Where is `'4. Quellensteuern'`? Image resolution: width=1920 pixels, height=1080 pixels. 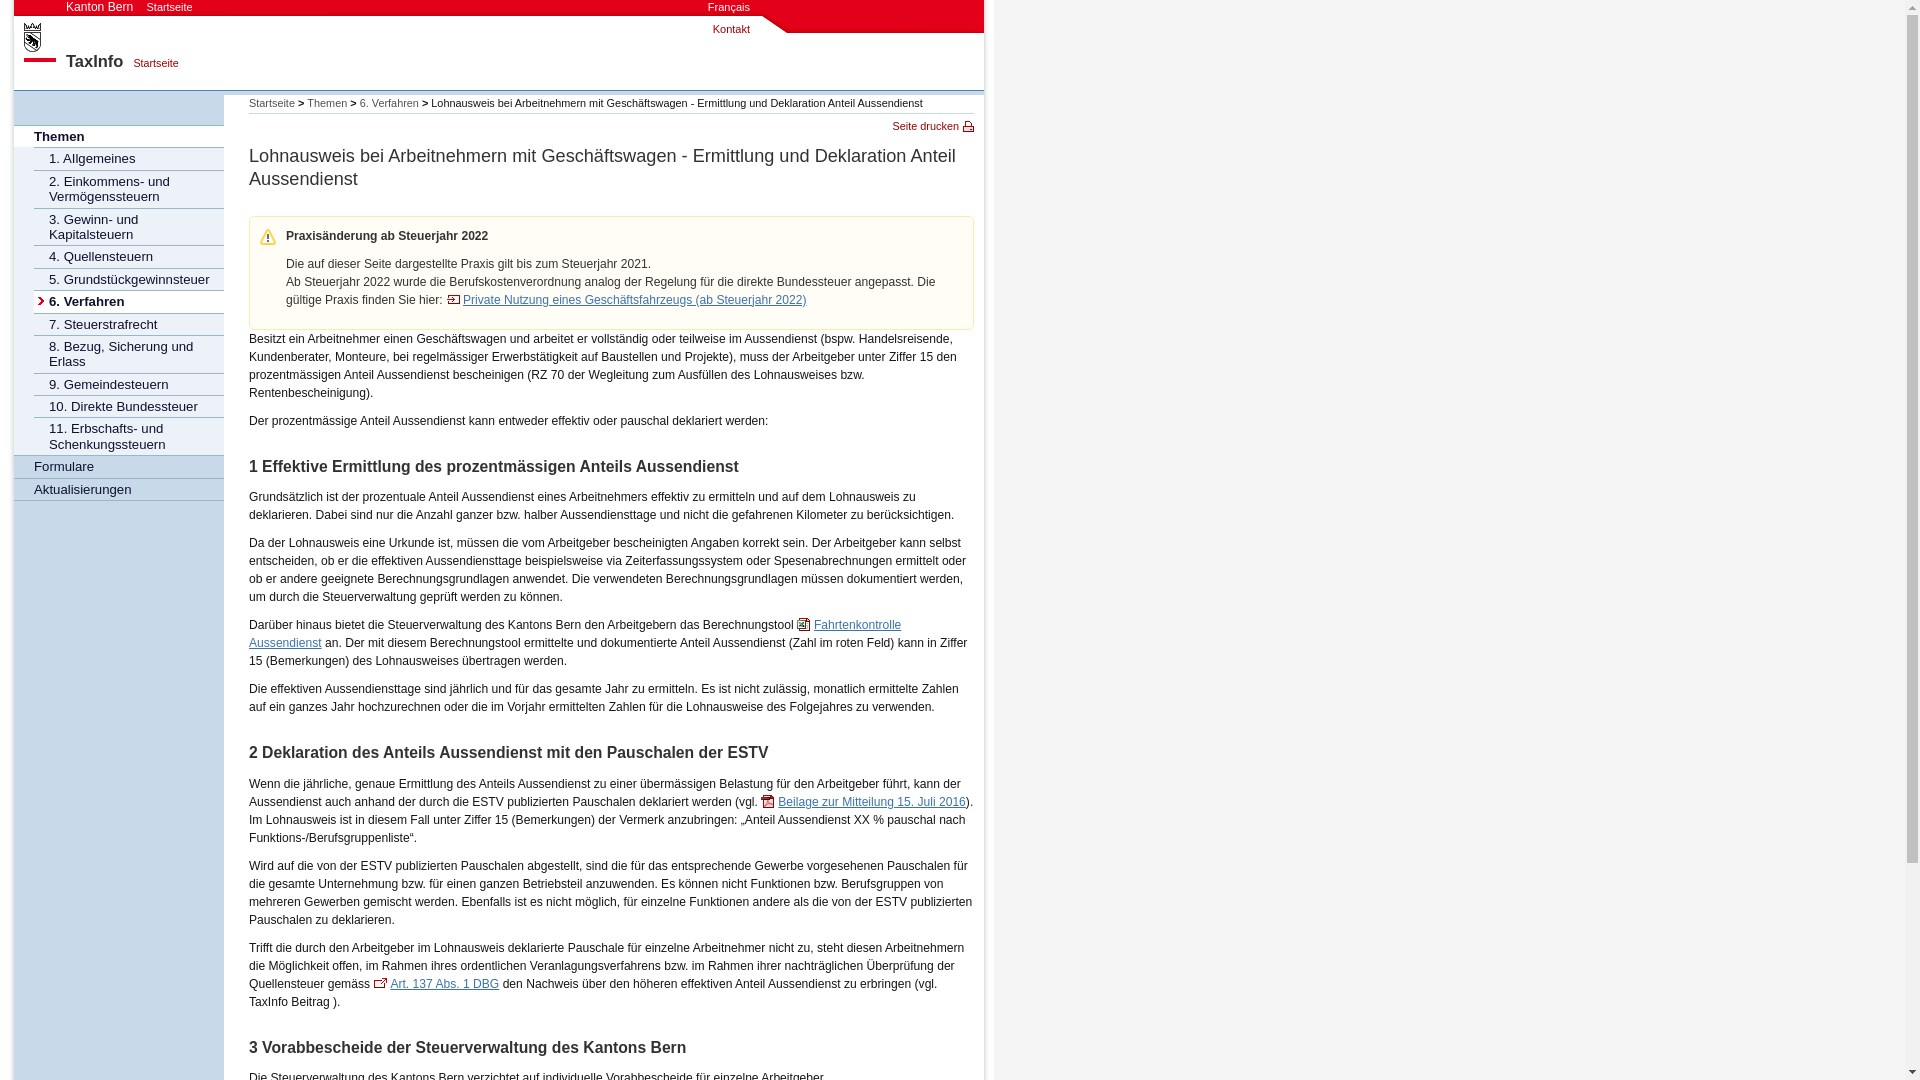
'4. Quellensteuern' is located at coordinates (128, 254).